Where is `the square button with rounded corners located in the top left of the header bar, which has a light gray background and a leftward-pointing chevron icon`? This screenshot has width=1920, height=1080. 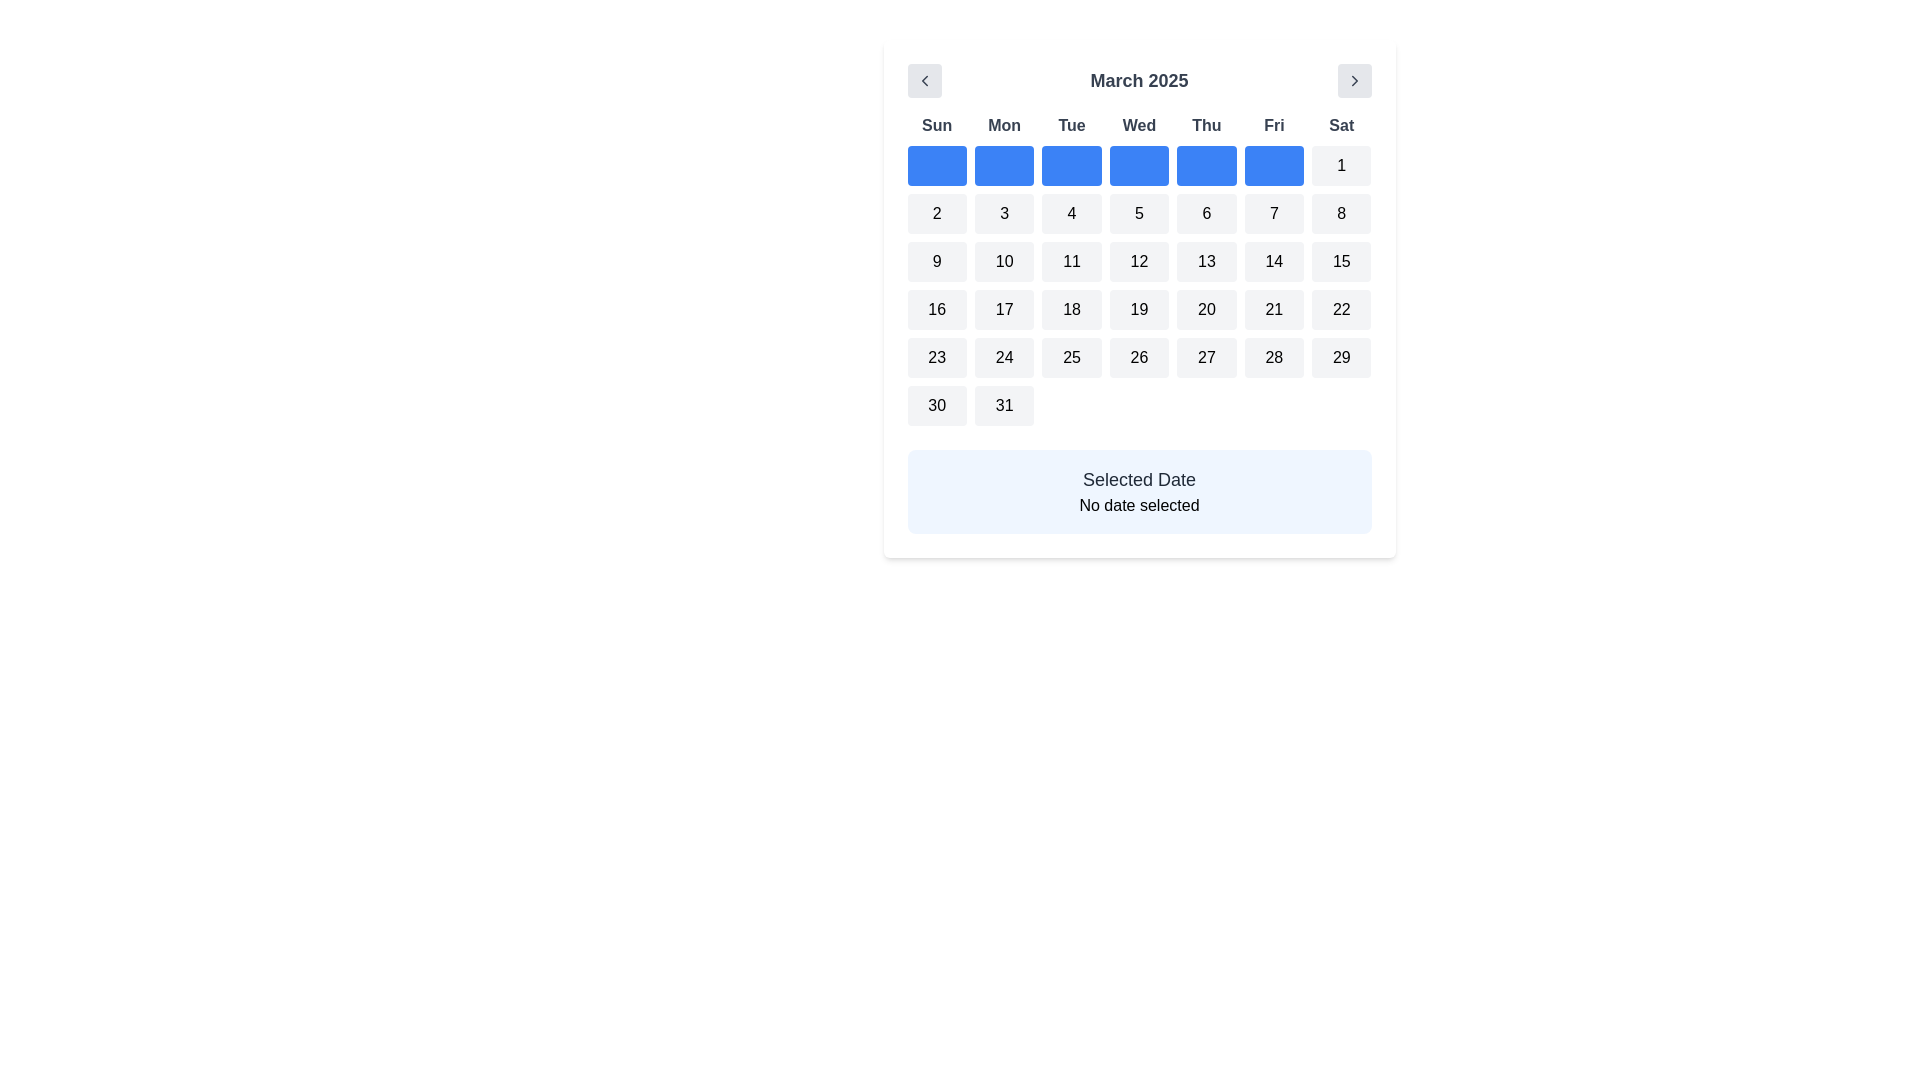 the square button with rounded corners located in the top left of the header bar, which has a light gray background and a leftward-pointing chevron icon is located at coordinates (923, 80).